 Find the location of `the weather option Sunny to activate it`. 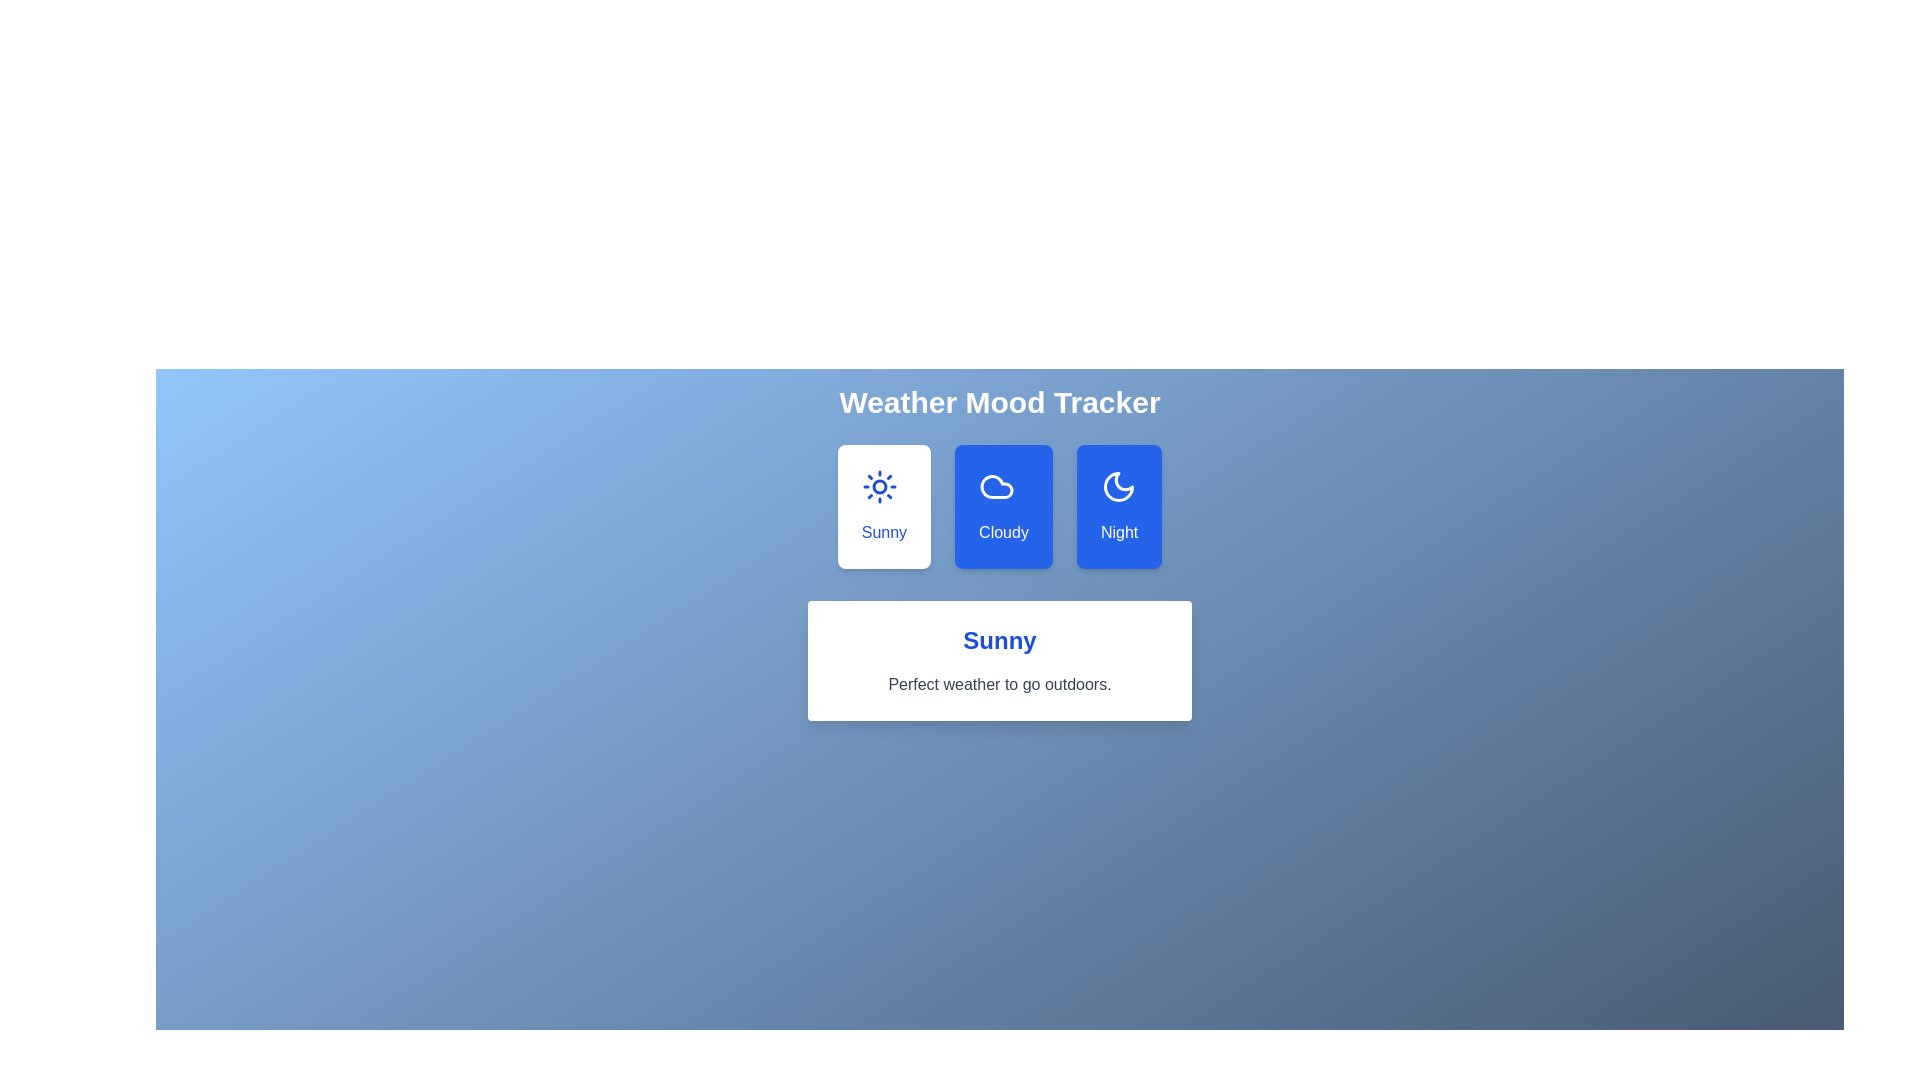

the weather option Sunny to activate it is located at coordinates (883, 505).